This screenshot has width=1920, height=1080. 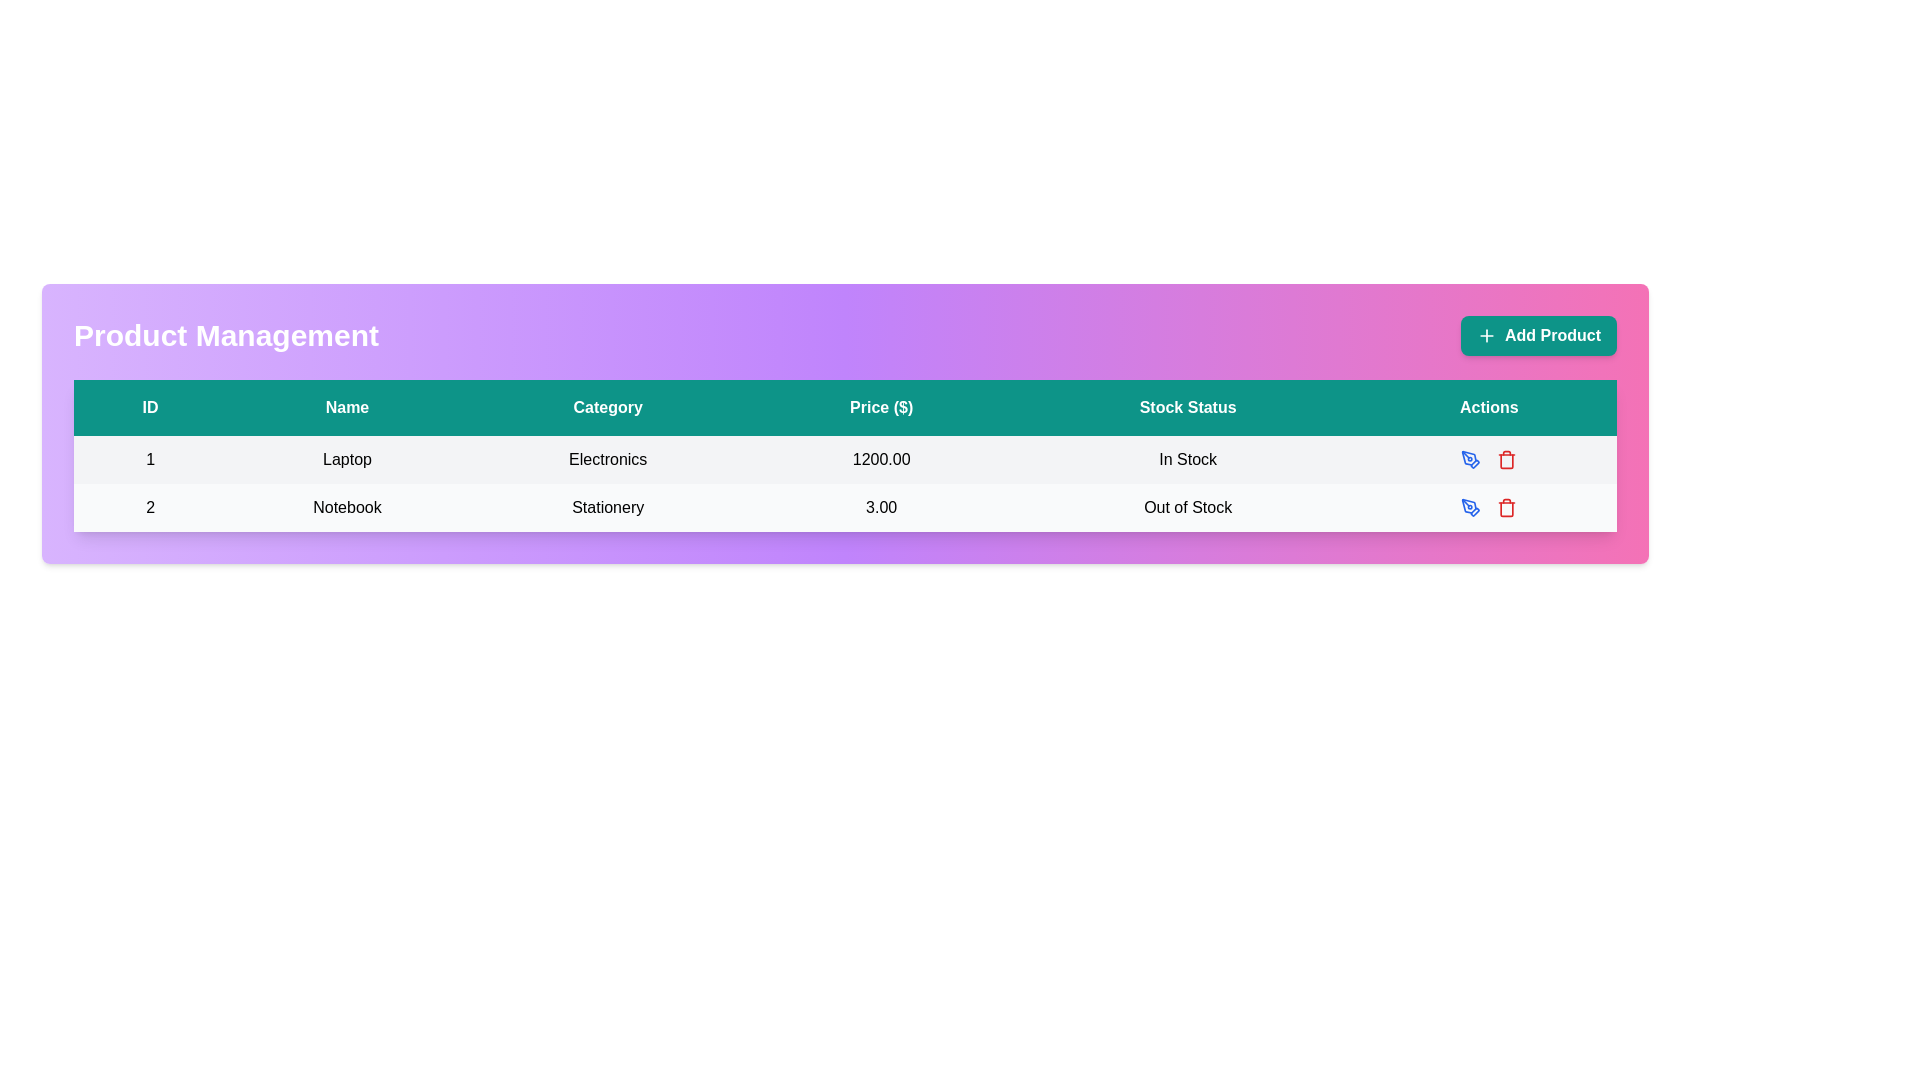 What do you see at coordinates (1471, 507) in the screenshot?
I see `the edit icon located` at bounding box center [1471, 507].